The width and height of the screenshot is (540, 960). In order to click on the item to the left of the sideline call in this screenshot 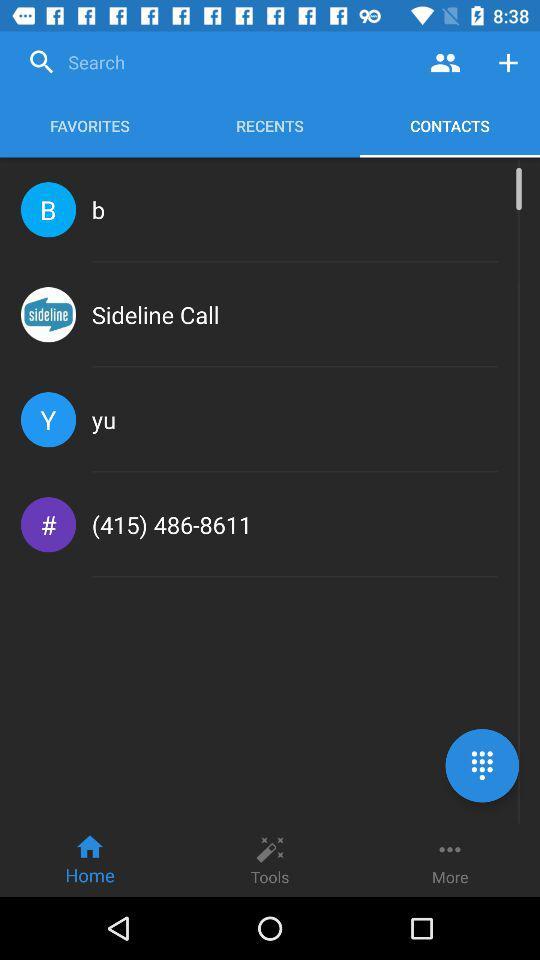, I will do `click(48, 314)`.